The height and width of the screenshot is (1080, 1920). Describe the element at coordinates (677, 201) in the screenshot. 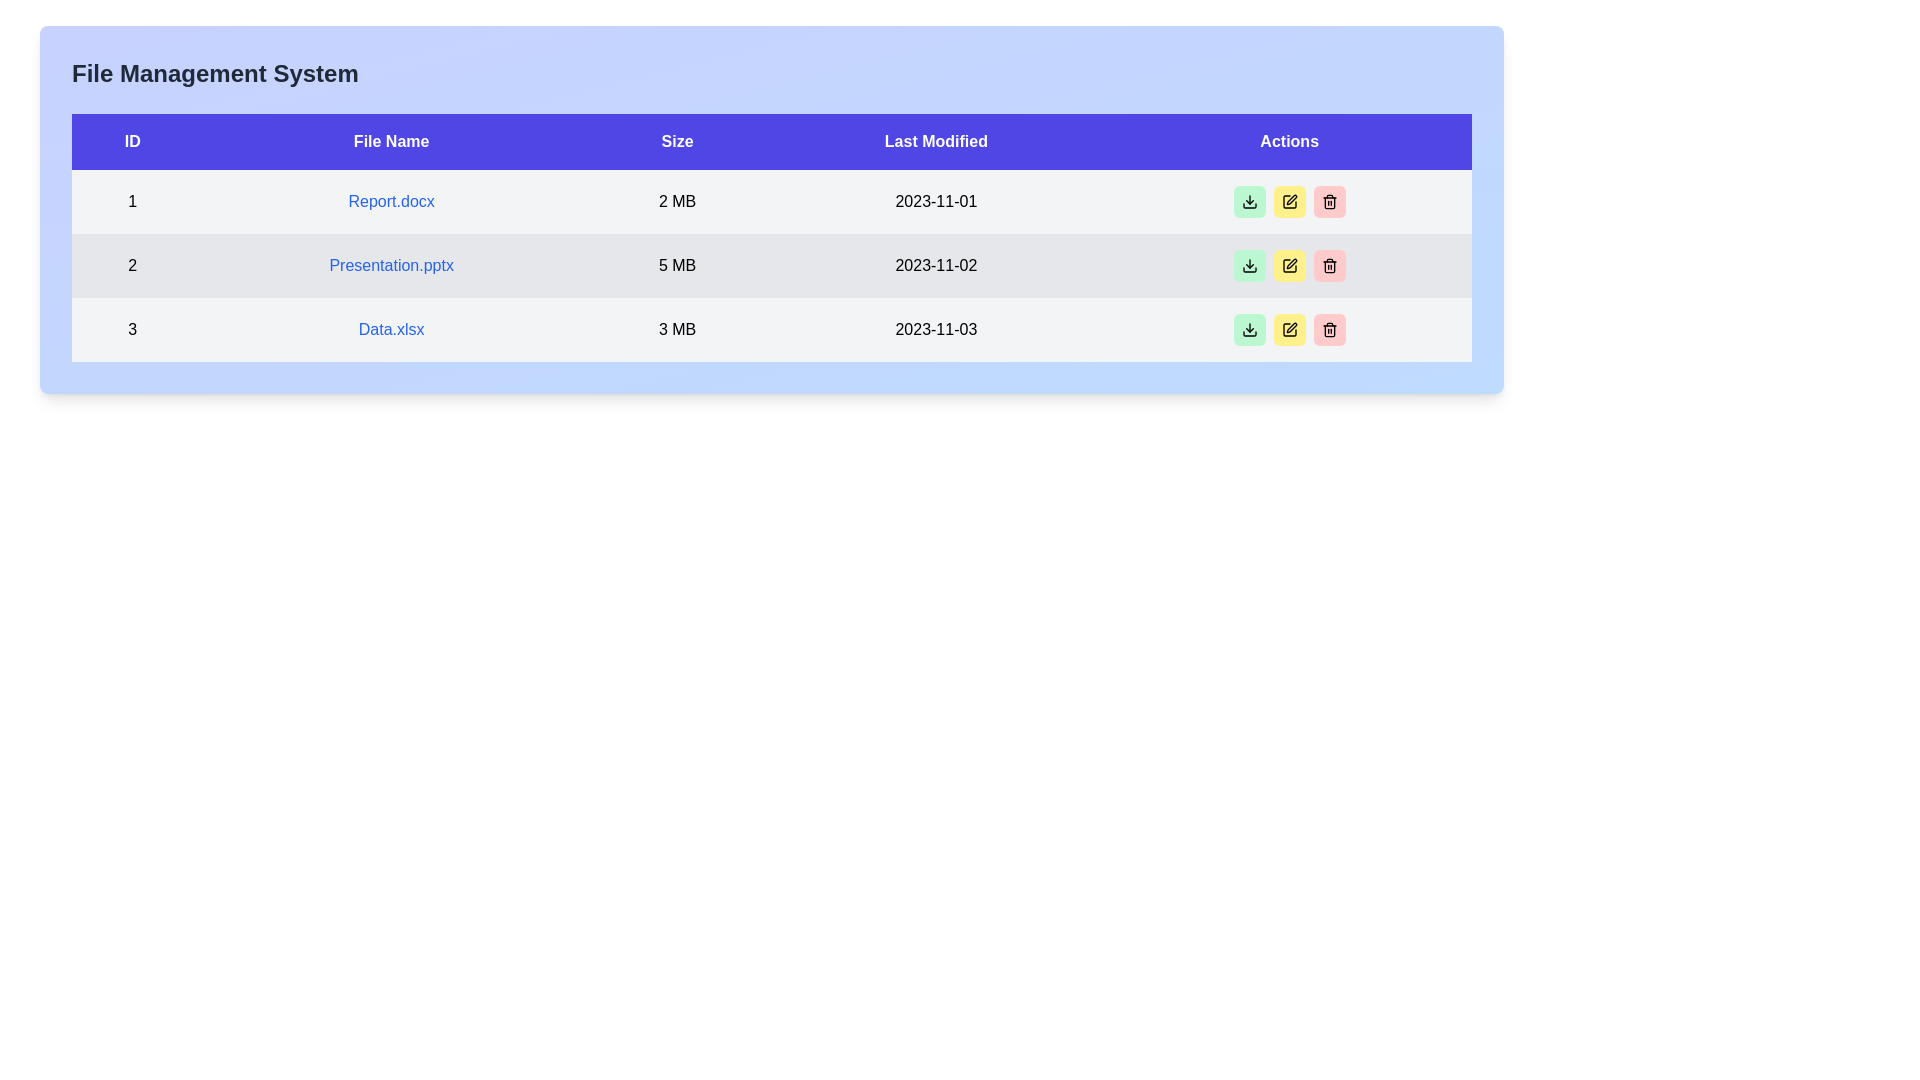

I see `the 'Size' column text display showing the file size of 'Report.docx' which indicates 2 megabytes` at that location.